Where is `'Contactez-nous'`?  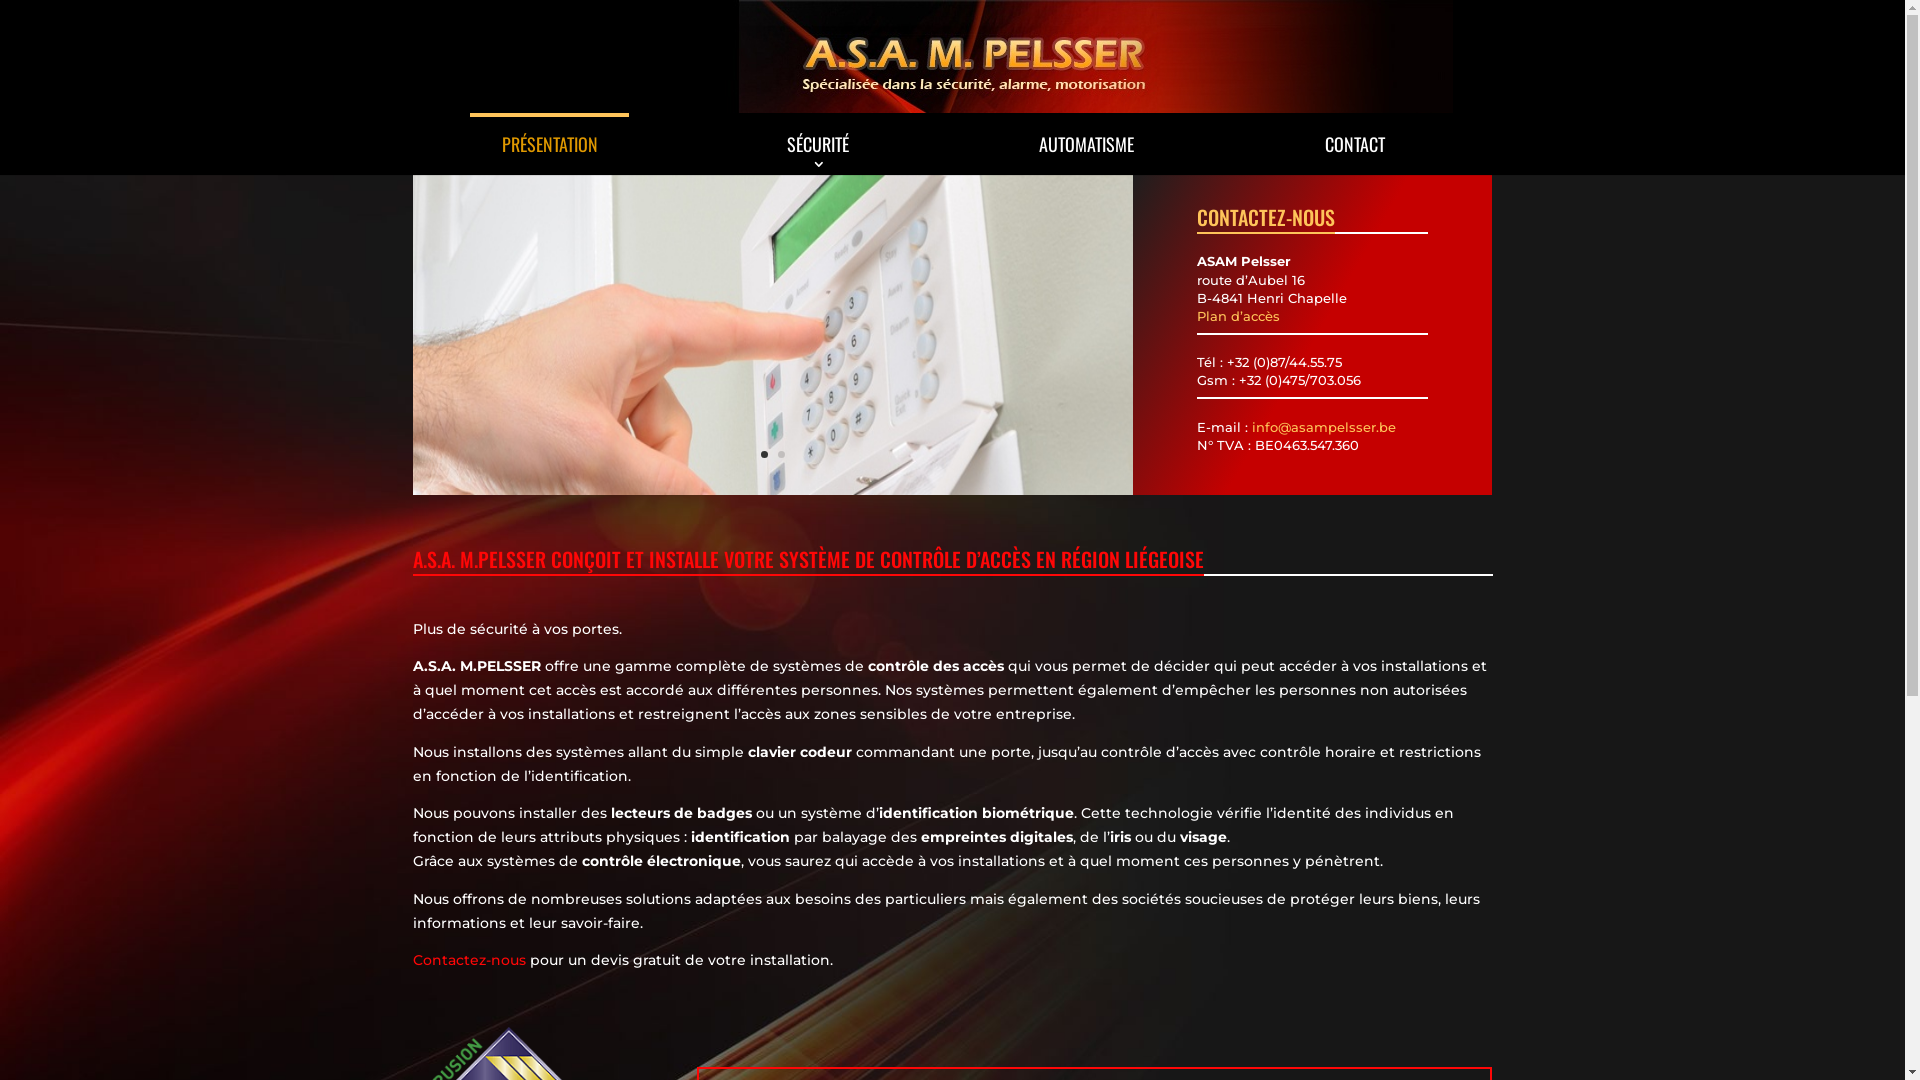
'Contactez-nous' is located at coordinates (467, 959).